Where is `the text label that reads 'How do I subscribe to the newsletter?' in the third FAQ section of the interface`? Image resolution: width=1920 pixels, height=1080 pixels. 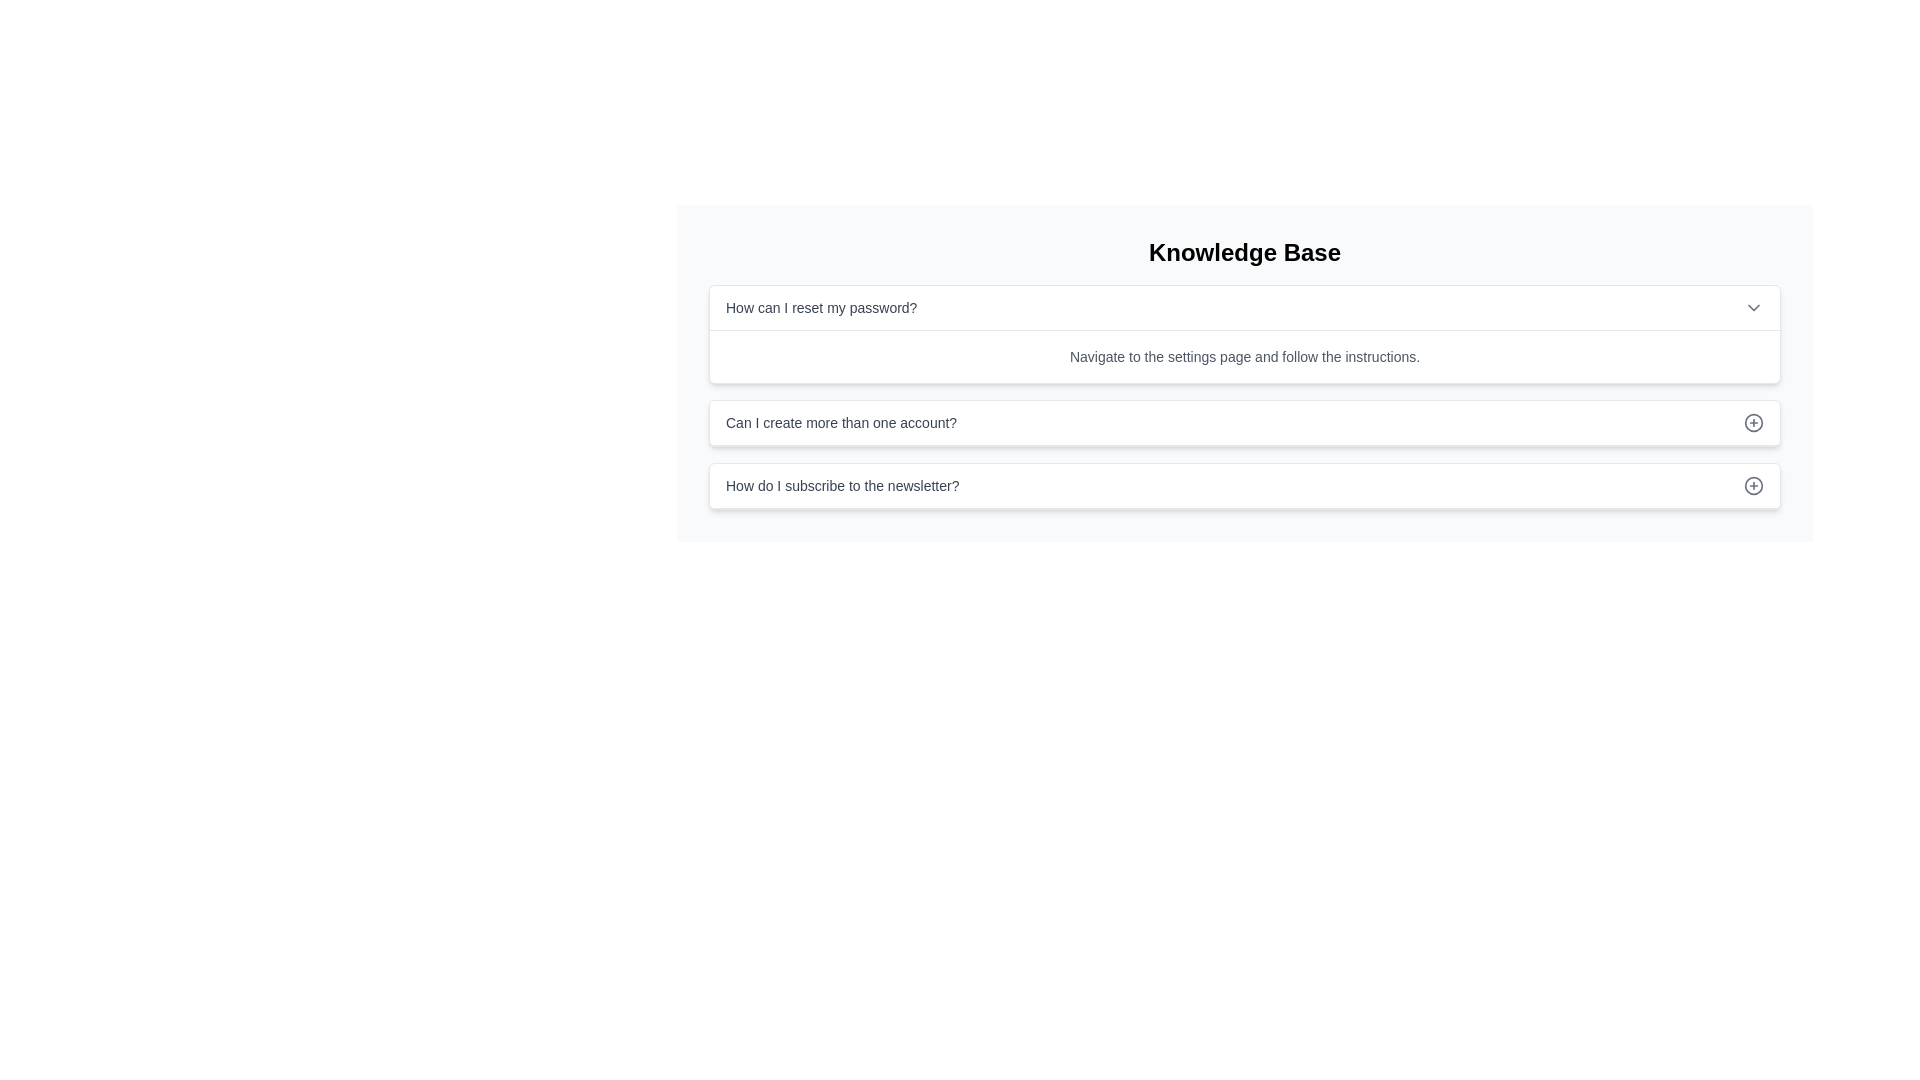 the text label that reads 'How do I subscribe to the newsletter?' in the third FAQ section of the interface is located at coordinates (842, 486).